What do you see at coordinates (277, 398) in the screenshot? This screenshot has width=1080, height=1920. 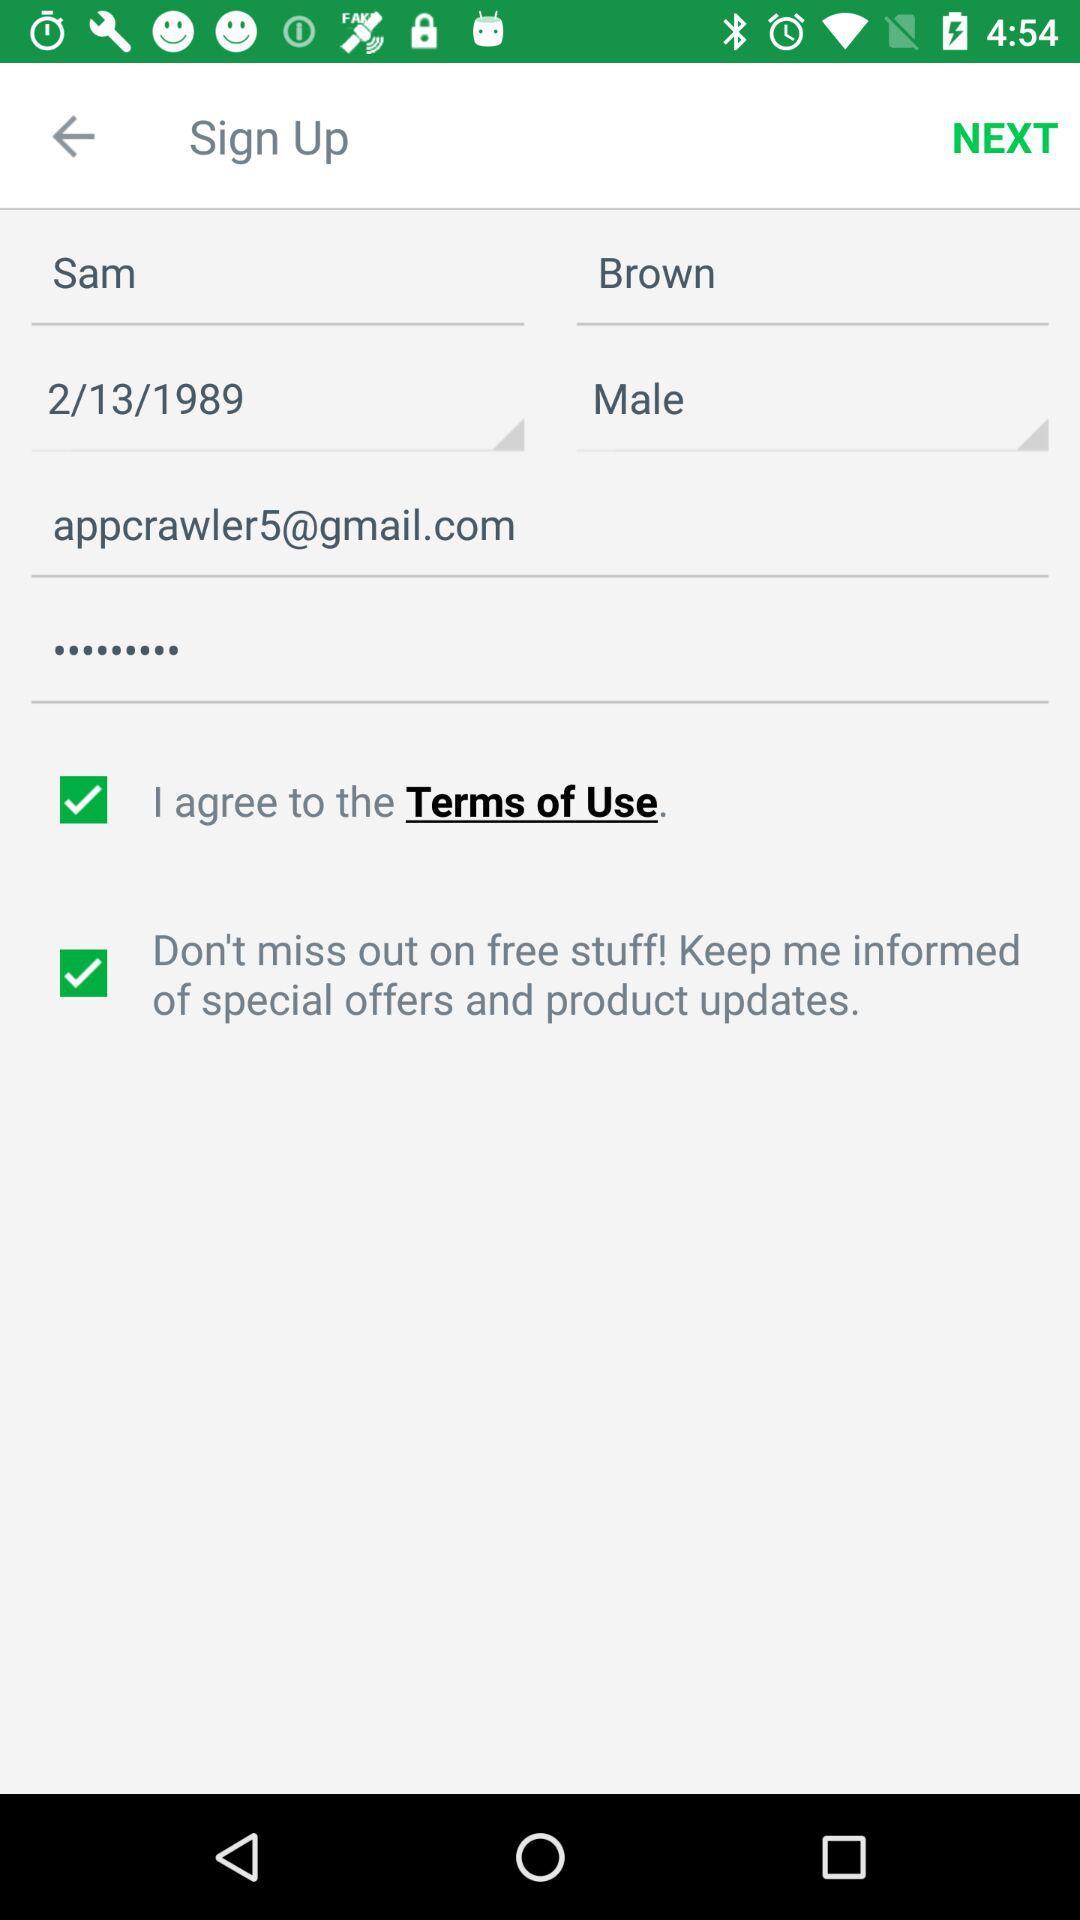 I see `icon above appcrawler5@gmail.com` at bounding box center [277, 398].